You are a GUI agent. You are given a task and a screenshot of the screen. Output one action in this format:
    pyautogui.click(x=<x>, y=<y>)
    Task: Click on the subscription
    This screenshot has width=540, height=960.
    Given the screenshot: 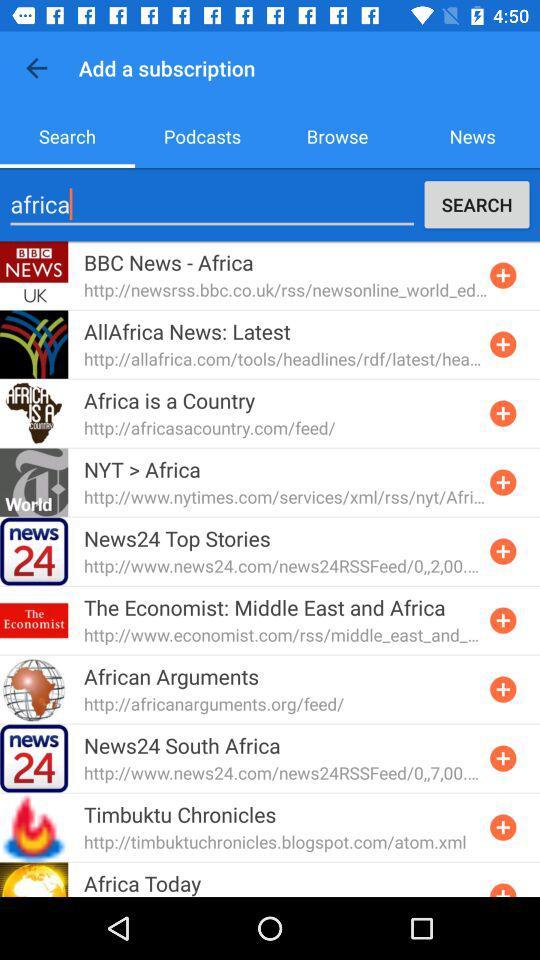 What is the action you would take?
    pyautogui.click(x=502, y=551)
    